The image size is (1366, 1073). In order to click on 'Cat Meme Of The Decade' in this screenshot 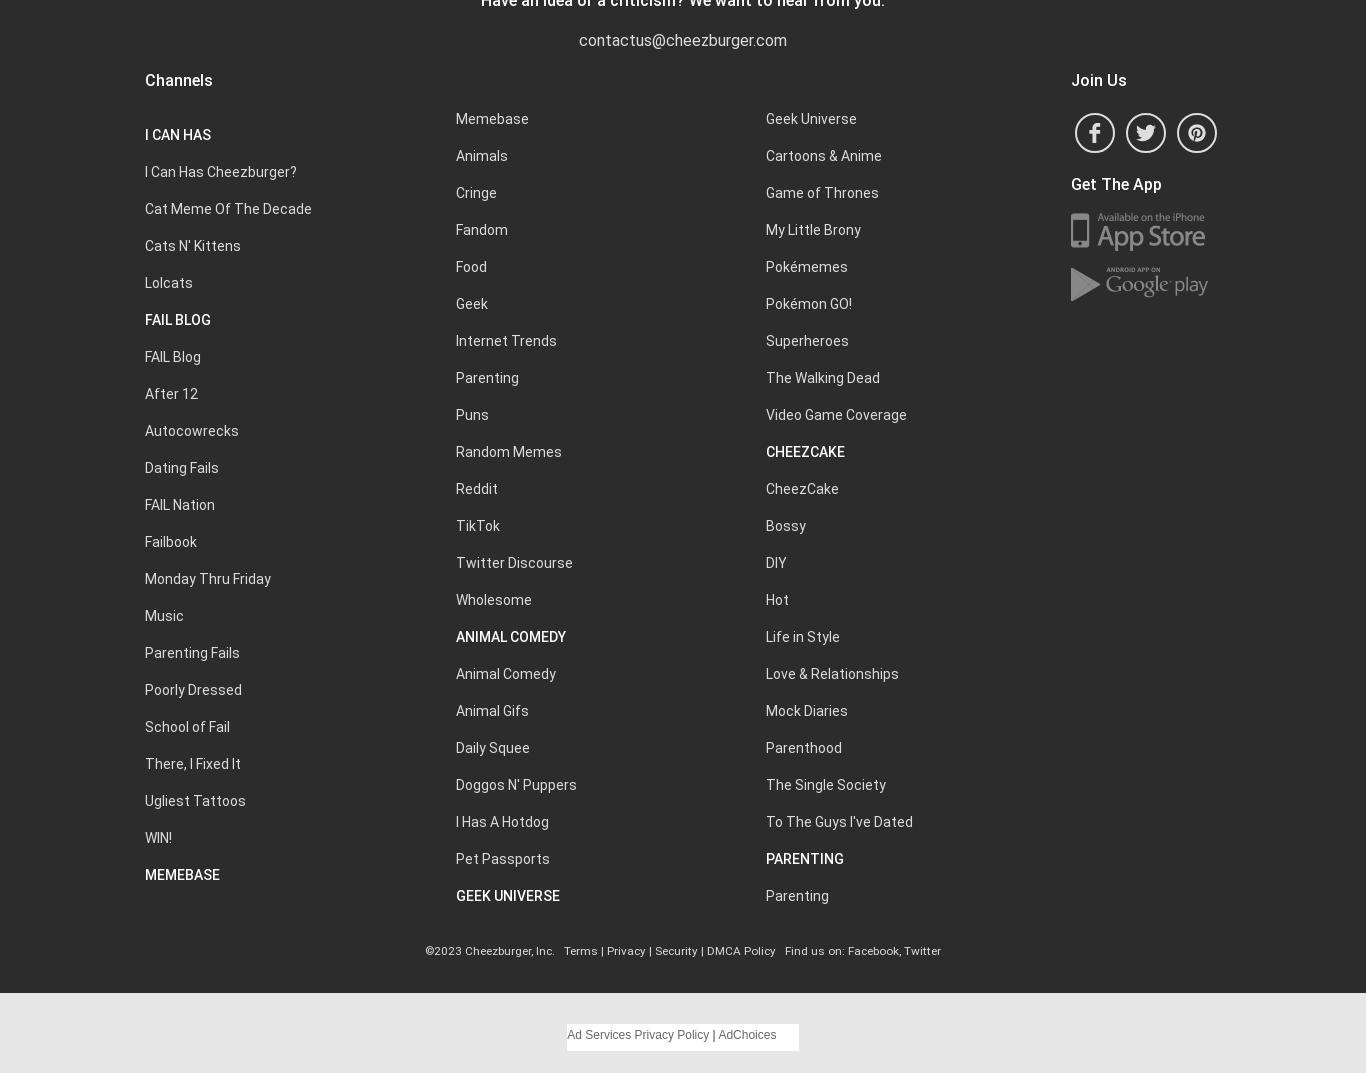, I will do `click(228, 209)`.